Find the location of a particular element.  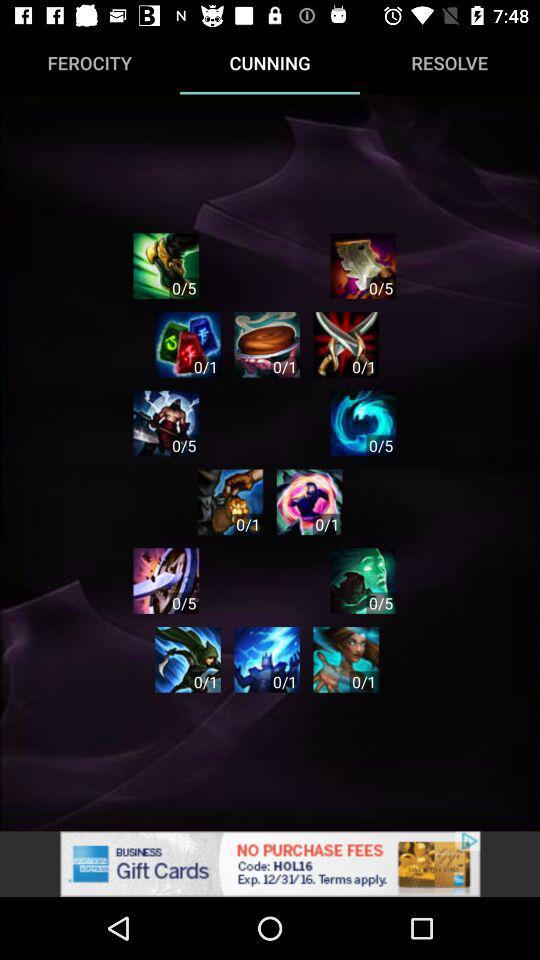

game option is located at coordinates (188, 344).